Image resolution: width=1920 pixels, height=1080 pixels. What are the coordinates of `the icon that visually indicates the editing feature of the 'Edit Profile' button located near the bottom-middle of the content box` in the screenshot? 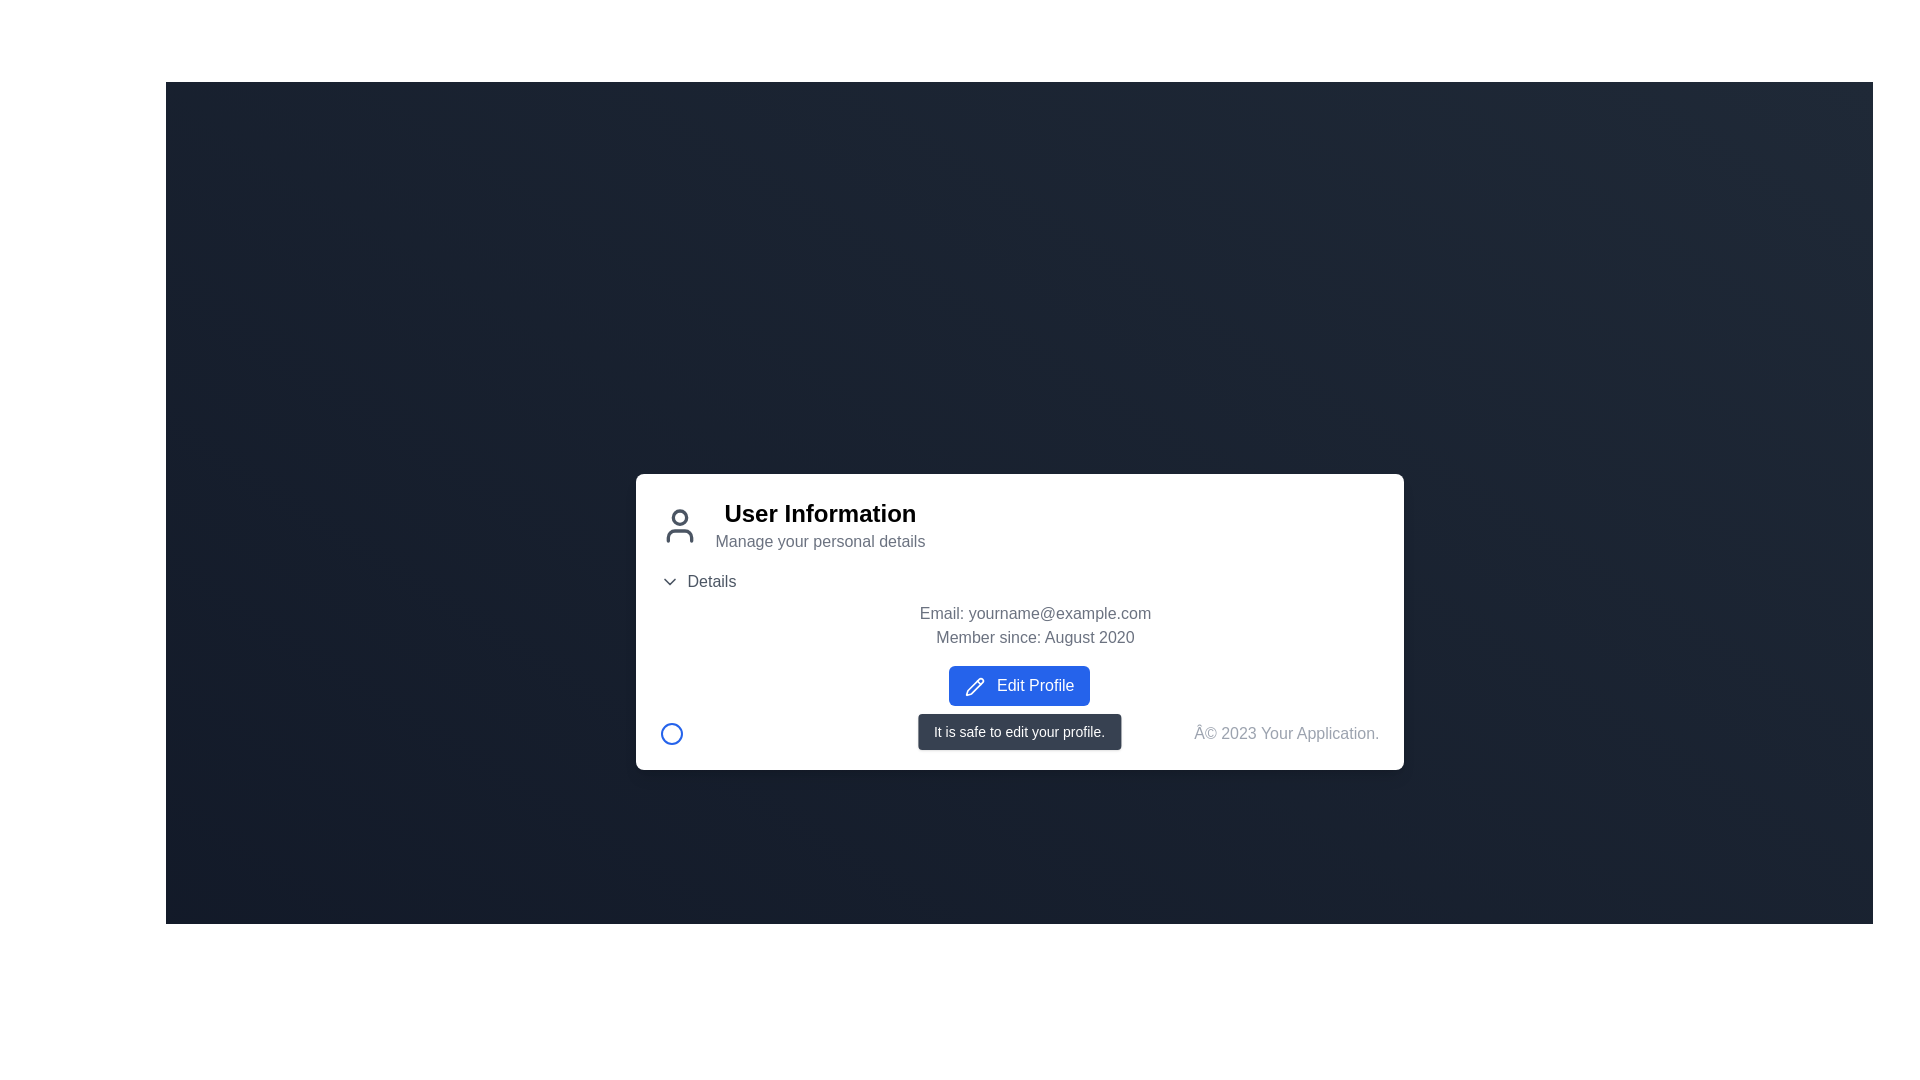 It's located at (974, 685).